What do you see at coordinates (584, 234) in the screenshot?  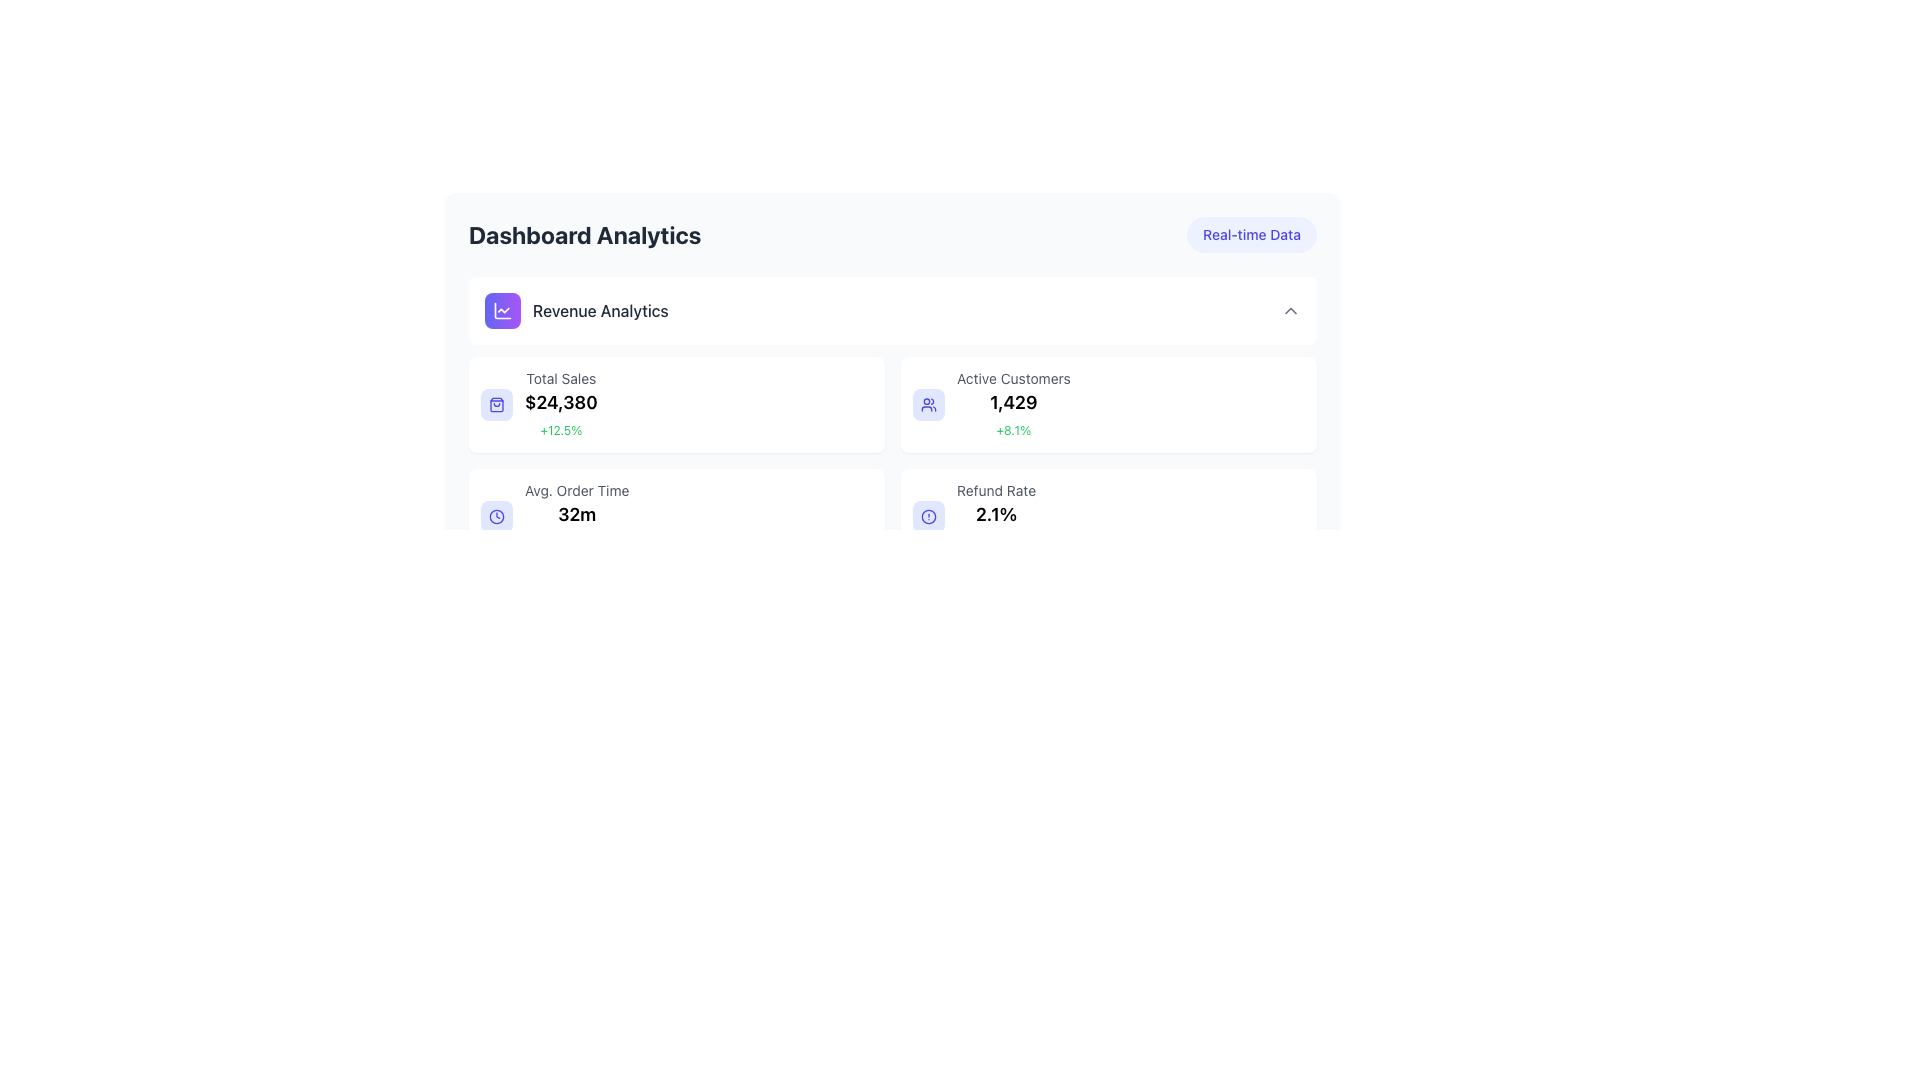 I see `the non-interactive Text Label that serves as a title or header, positioned on the left side of the interface` at bounding box center [584, 234].